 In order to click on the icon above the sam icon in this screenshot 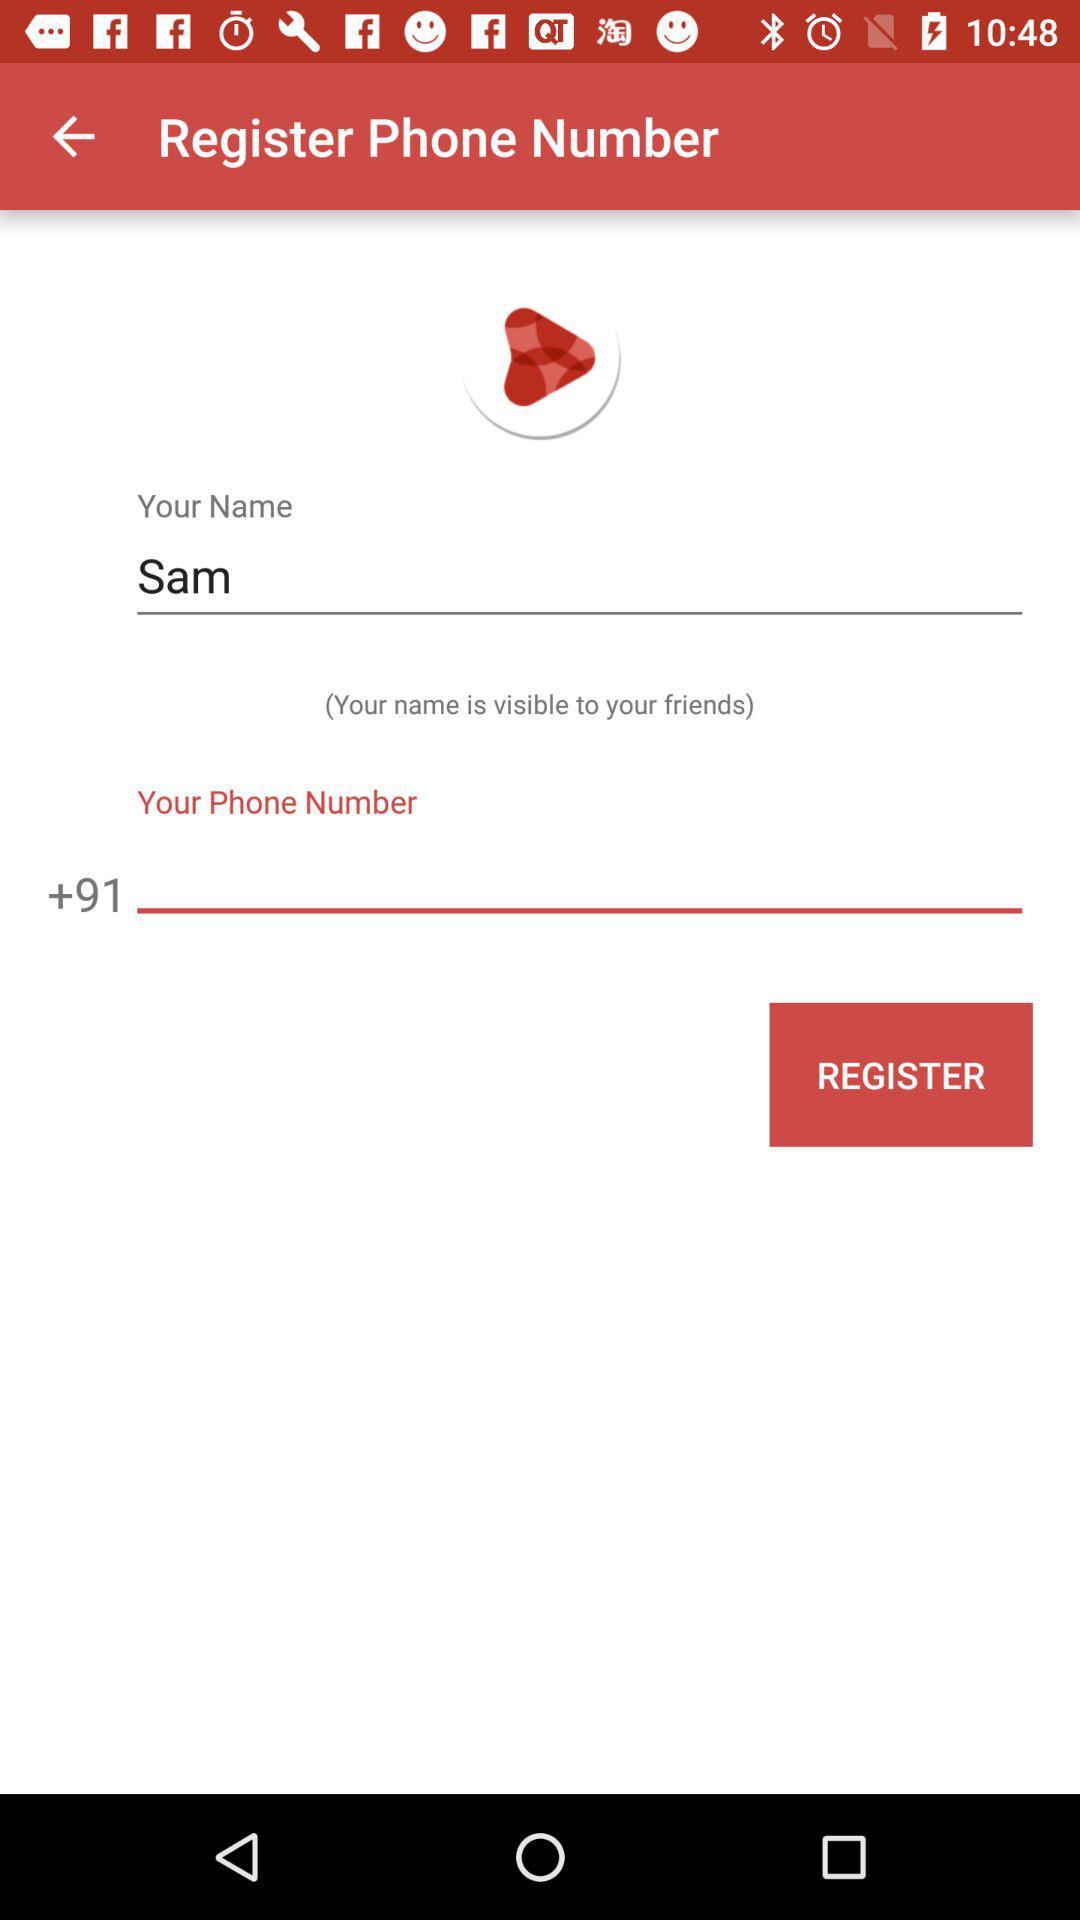, I will do `click(72, 135)`.